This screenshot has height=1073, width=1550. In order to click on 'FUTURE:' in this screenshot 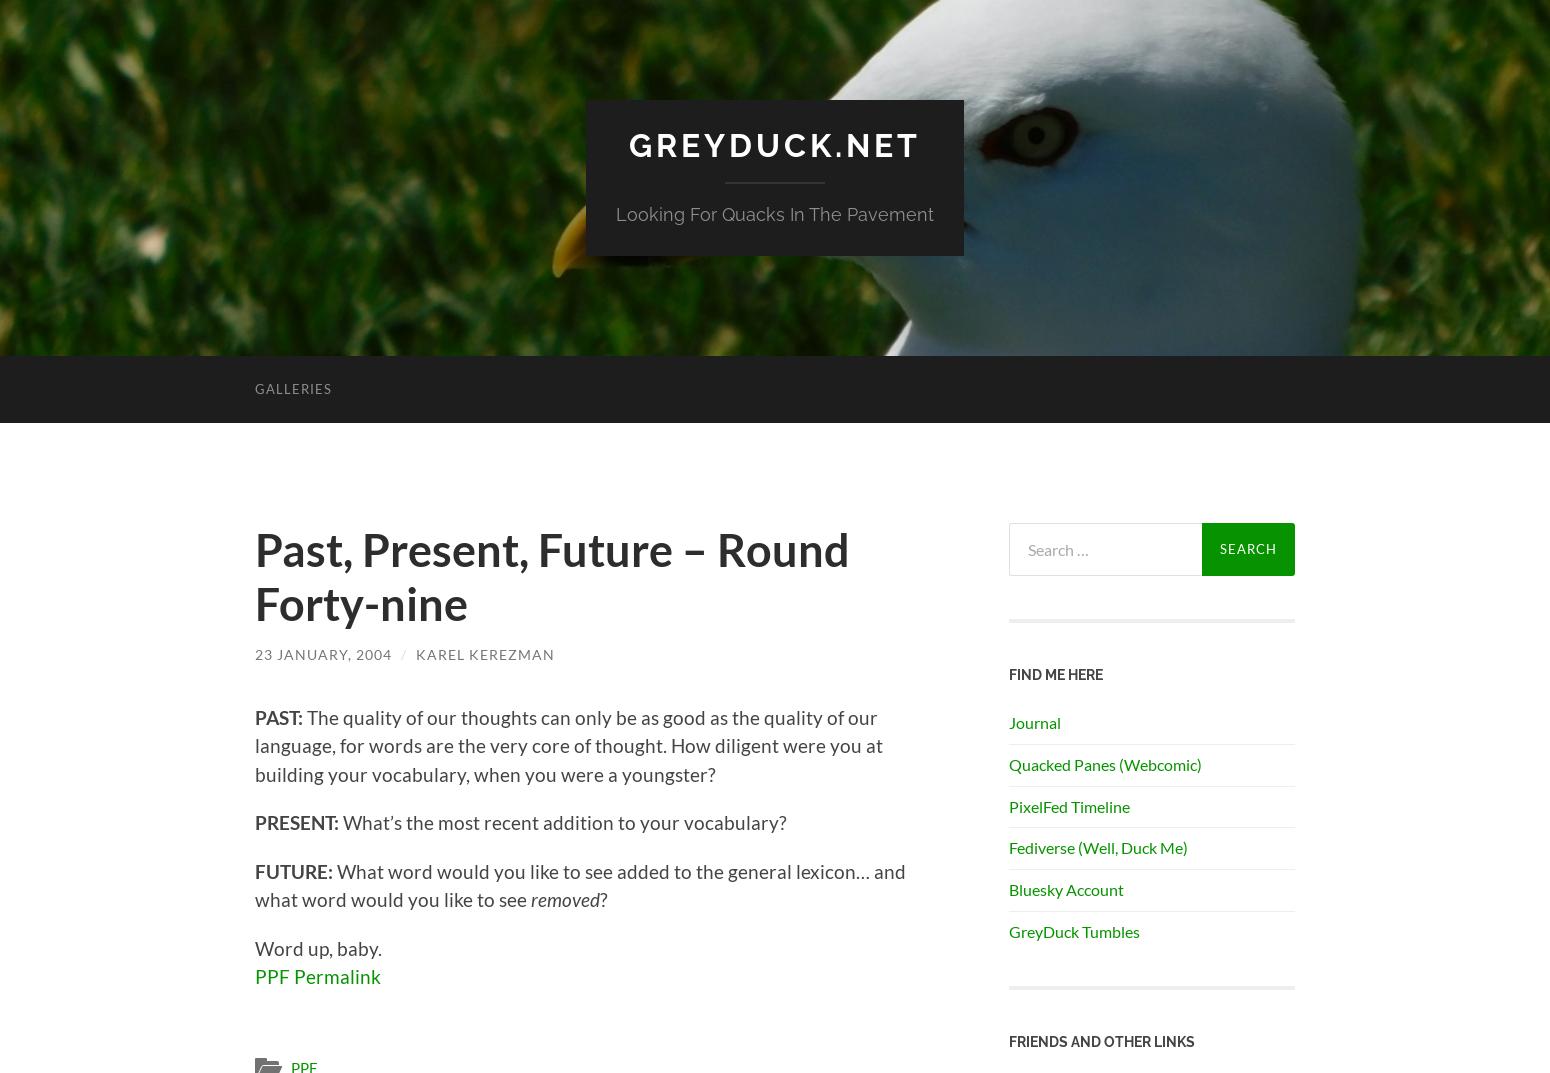, I will do `click(294, 869)`.